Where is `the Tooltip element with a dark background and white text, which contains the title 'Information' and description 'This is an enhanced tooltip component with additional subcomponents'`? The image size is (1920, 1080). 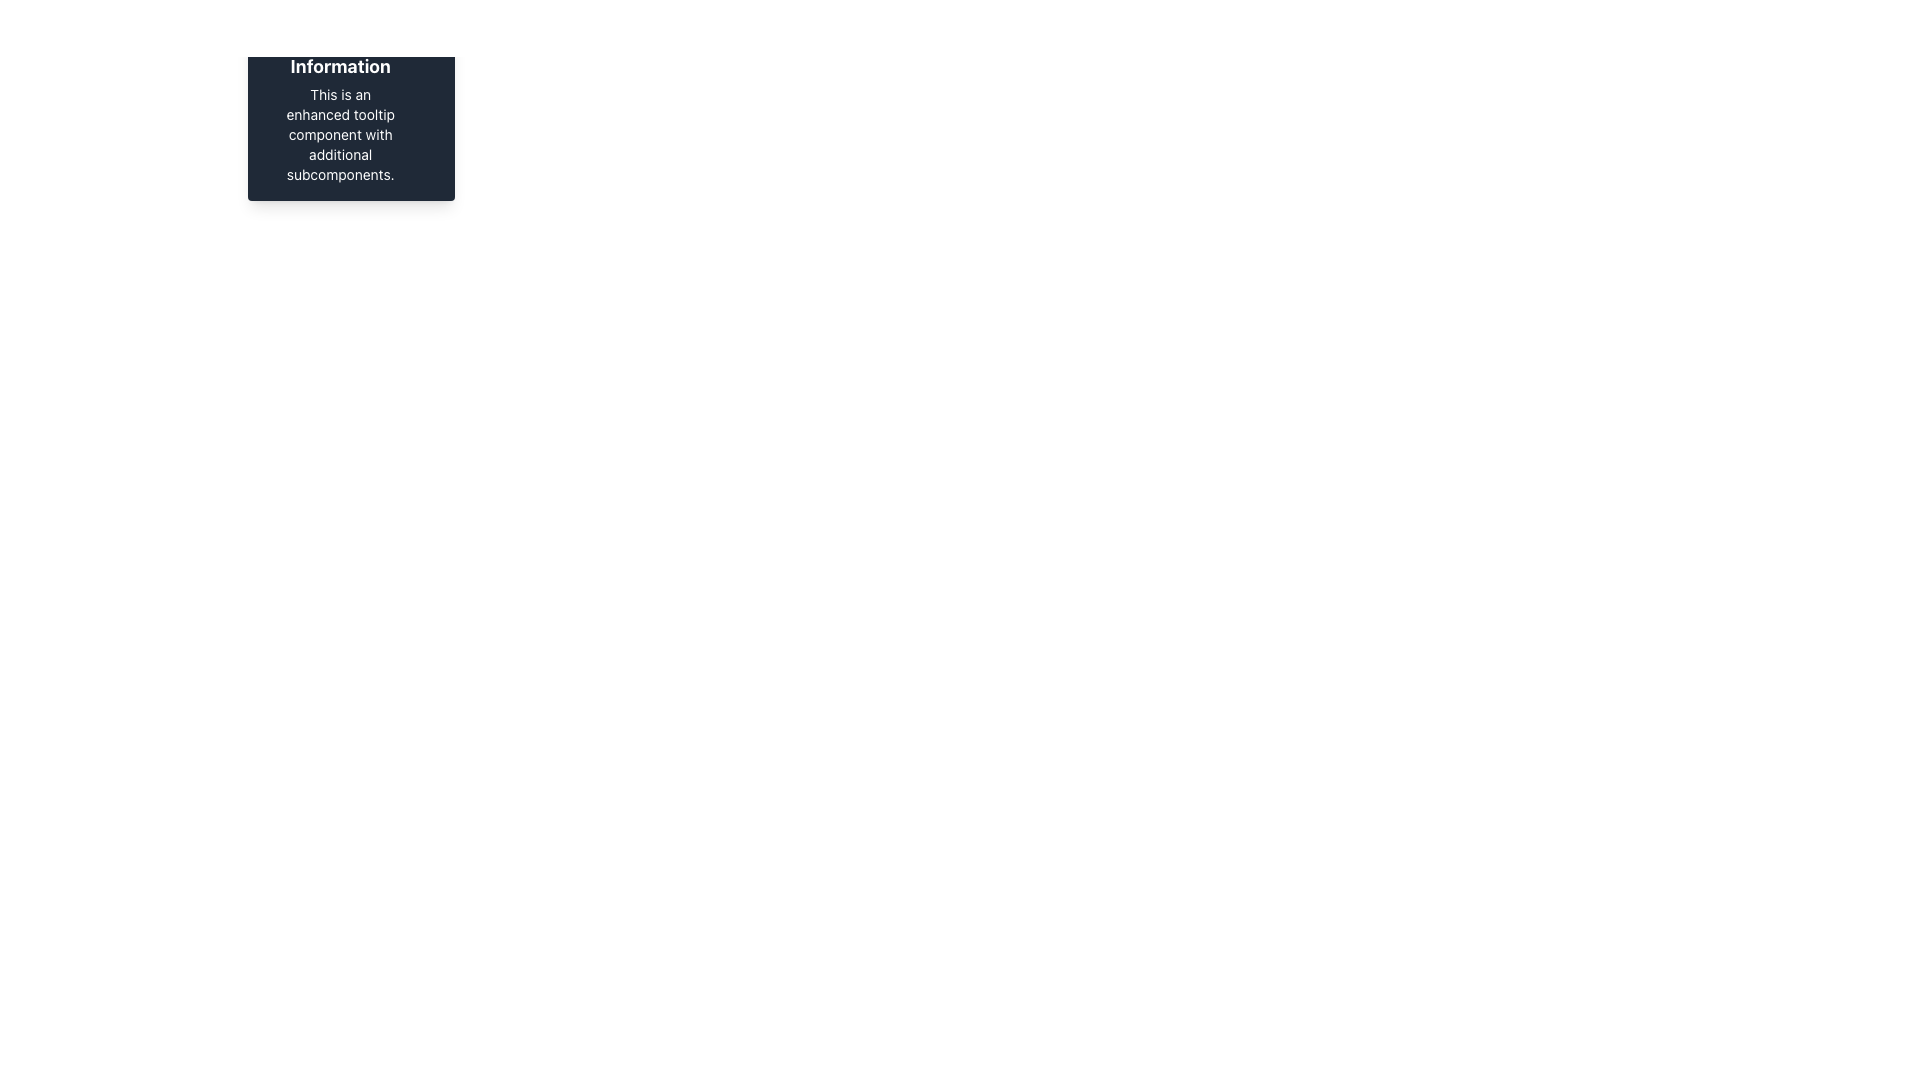 the Tooltip element with a dark background and white text, which contains the title 'Information' and description 'This is an enhanced tooltip component with additional subcomponents' is located at coordinates (351, 104).